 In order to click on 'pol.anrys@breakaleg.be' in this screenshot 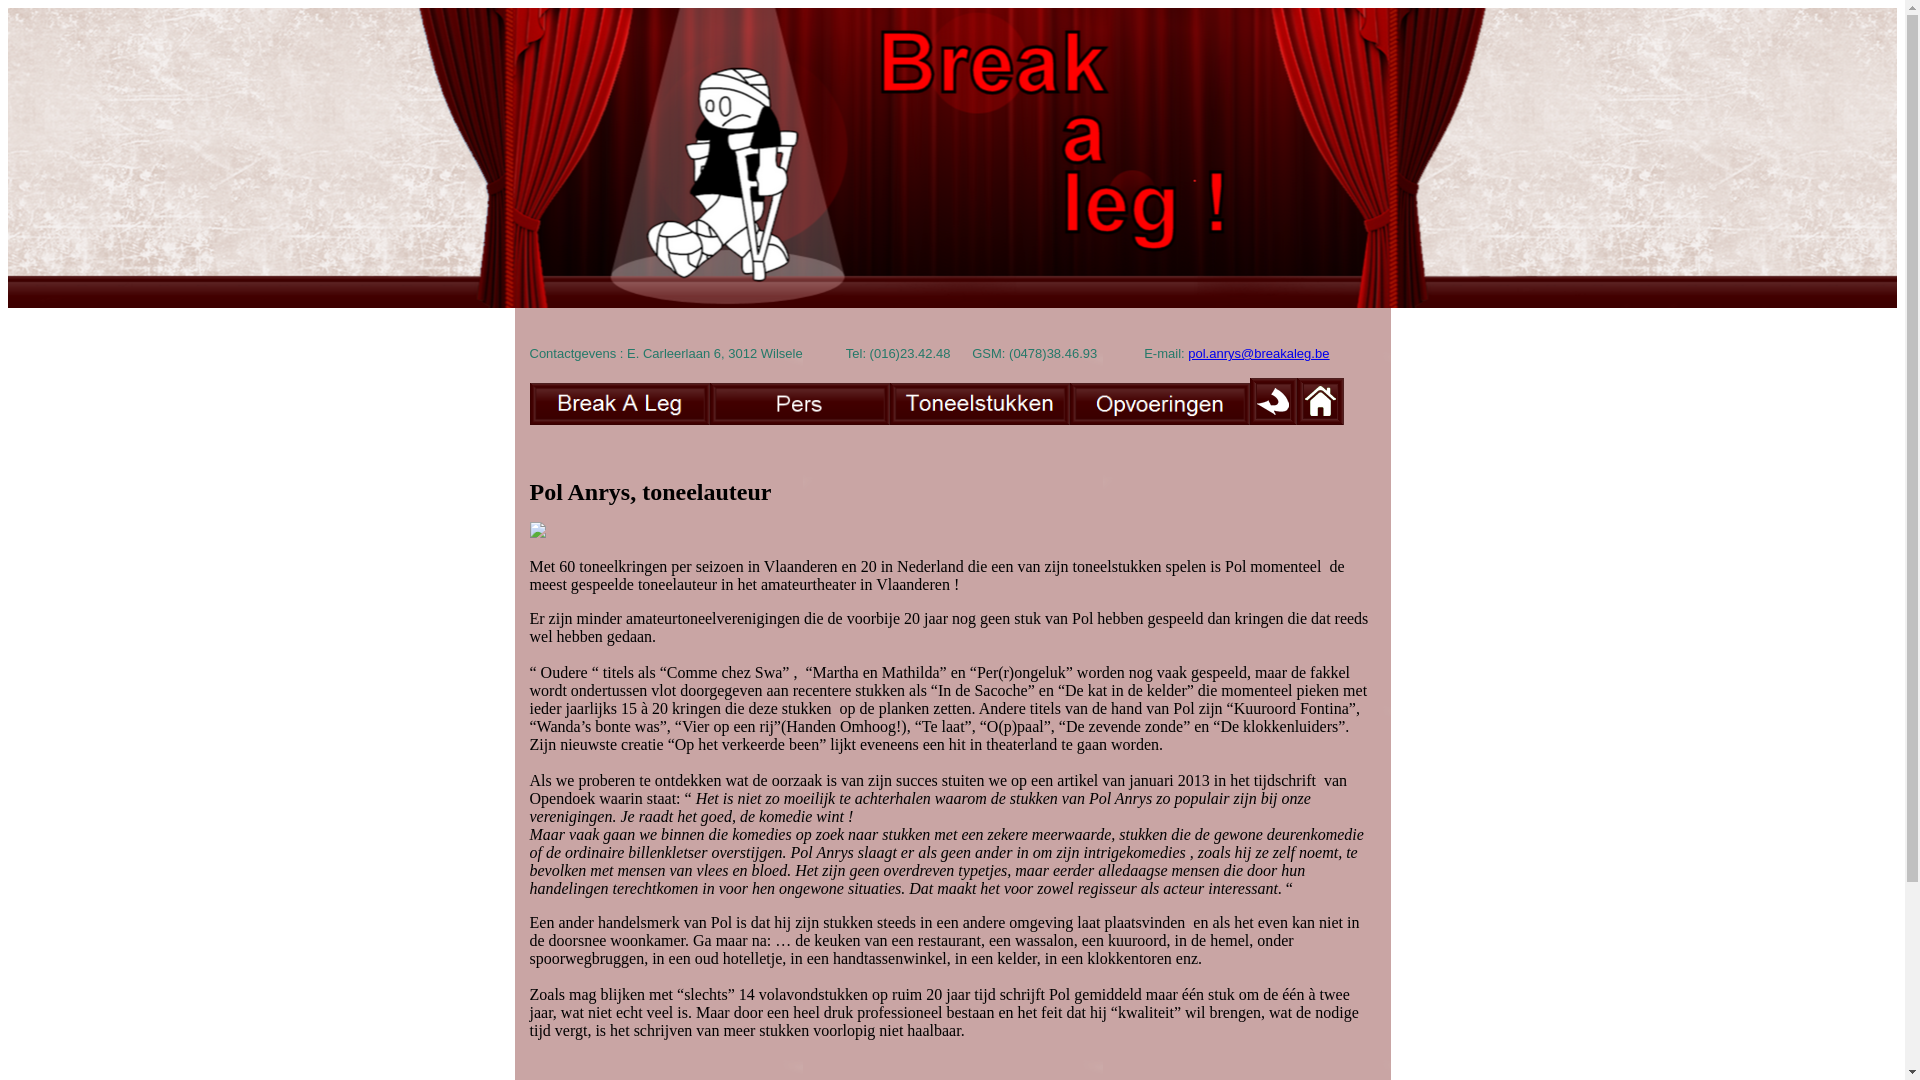, I will do `click(1257, 352)`.